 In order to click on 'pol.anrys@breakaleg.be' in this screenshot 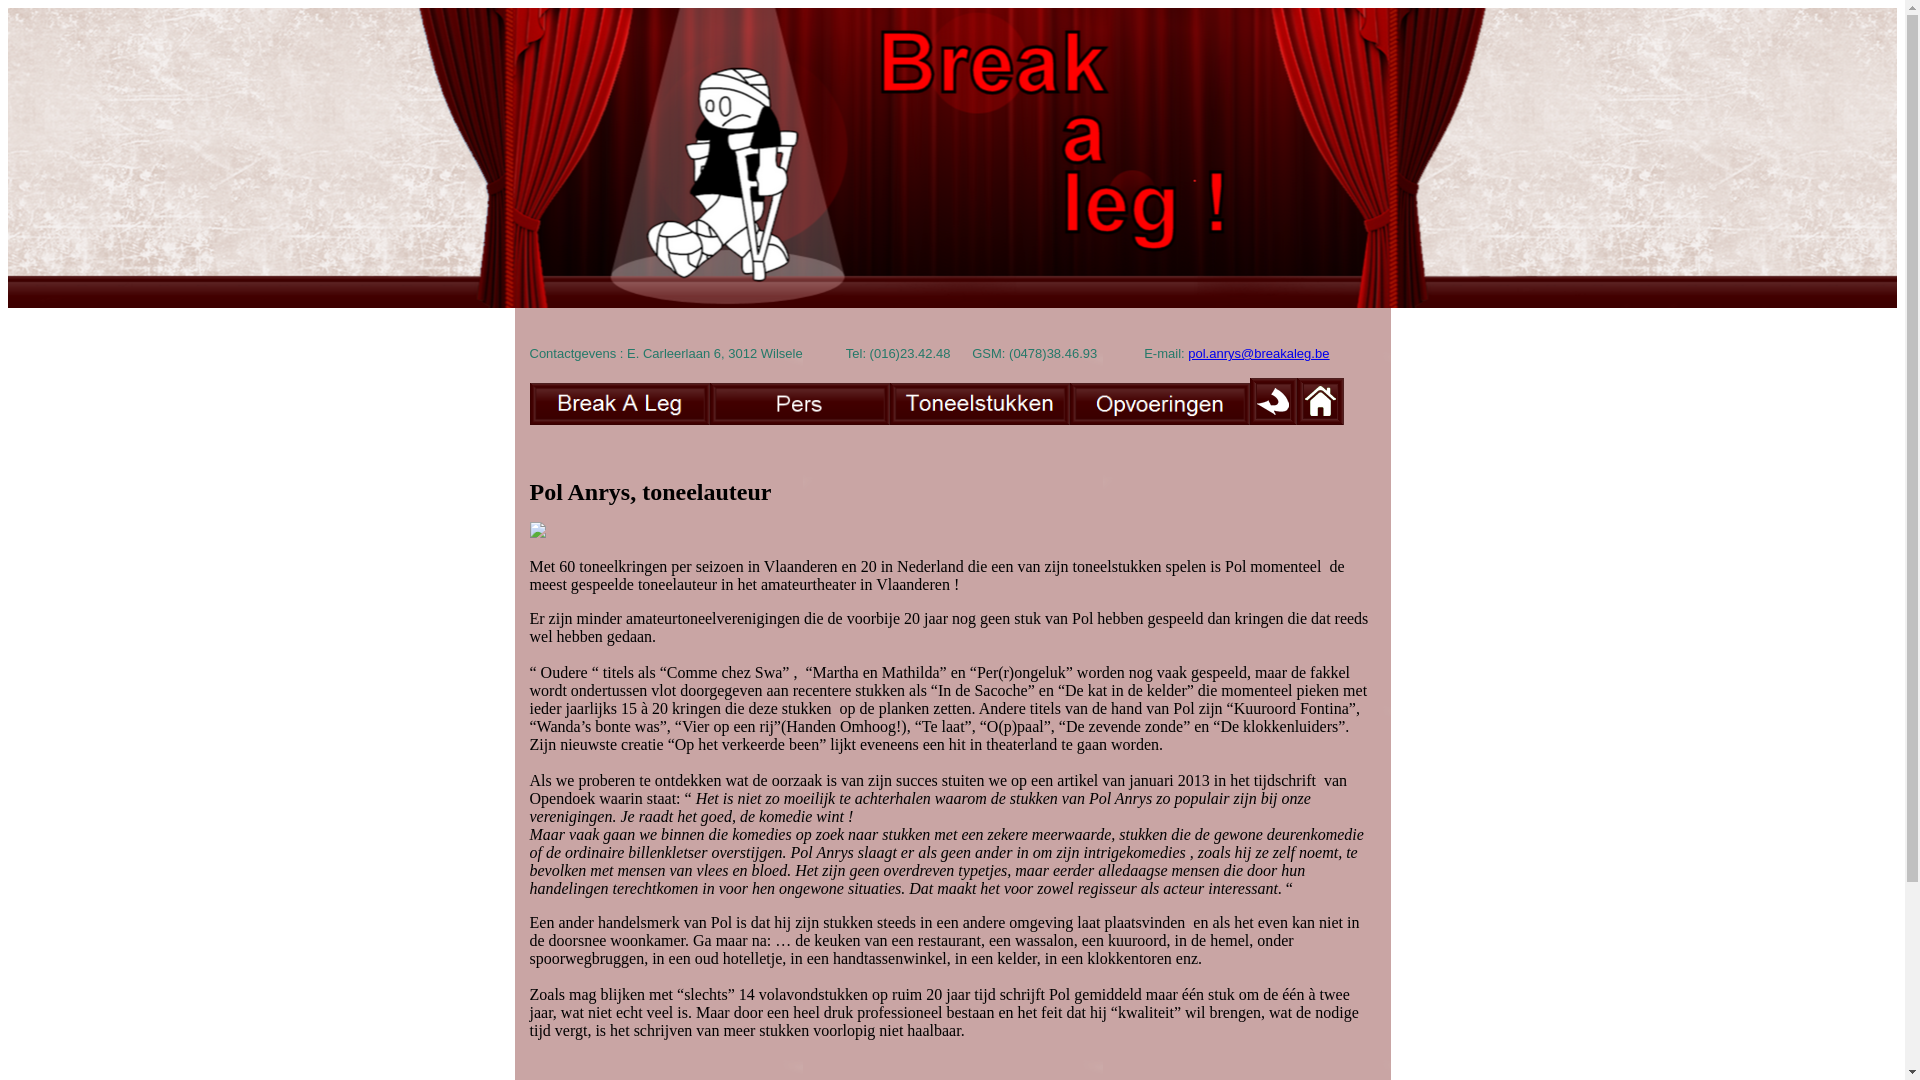, I will do `click(1257, 352)`.